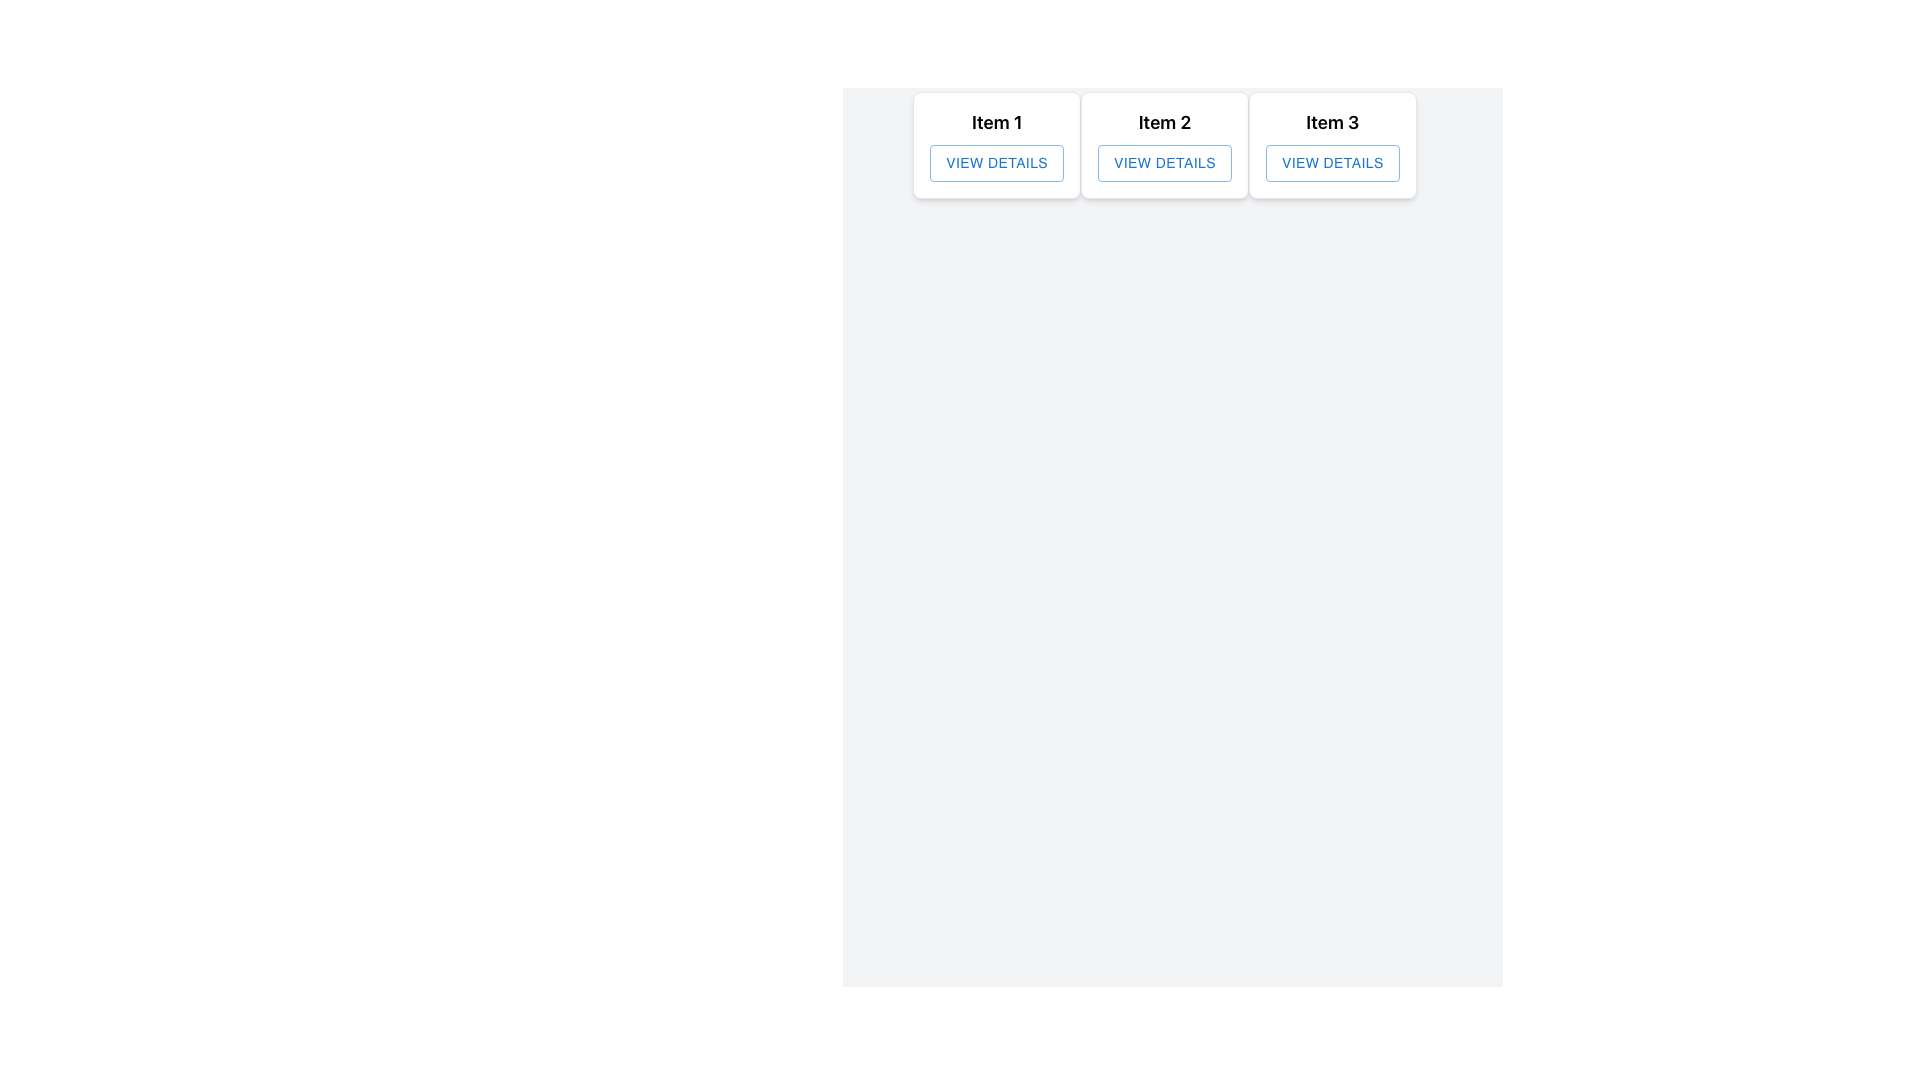 This screenshot has width=1920, height=1080. I want to click on the Text Label located at the top of the third card in a horizontal sequence, which identifies the content or purpose of the associated item, positioned above the 'View Details' button, so click(1332, 123).